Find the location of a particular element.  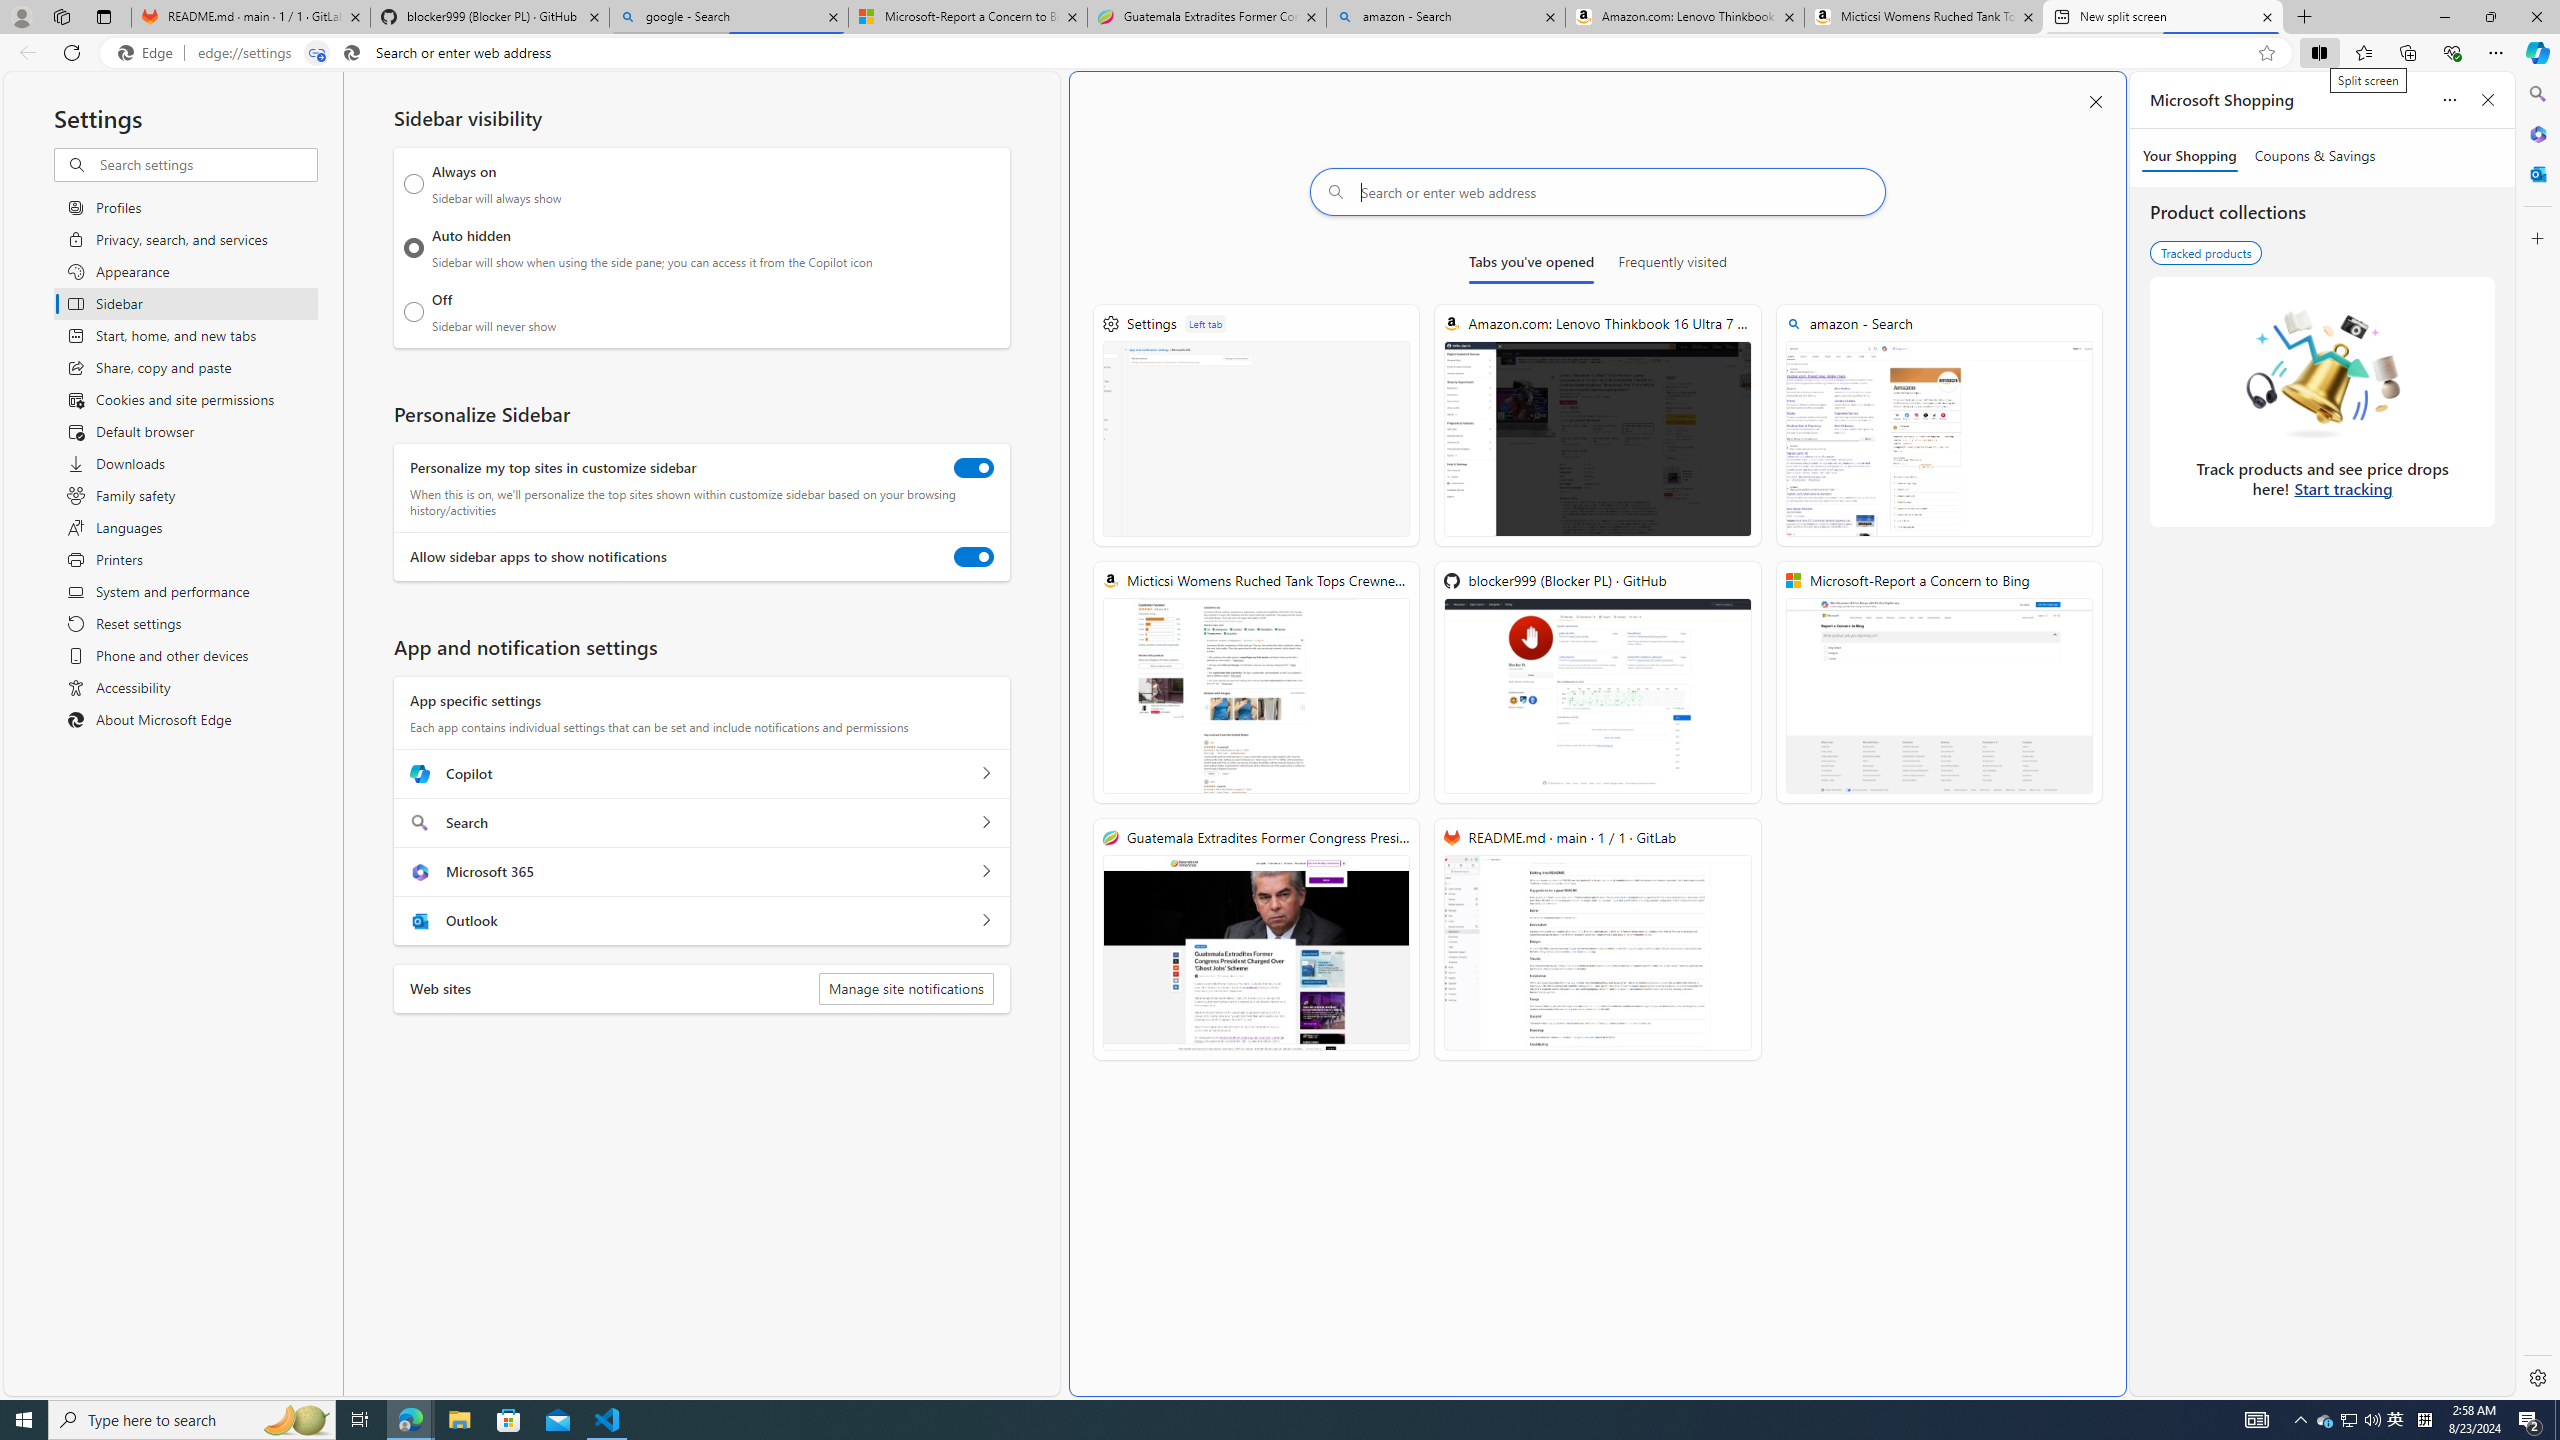

'Manage site notifications' is located at coordinates (905, 988).